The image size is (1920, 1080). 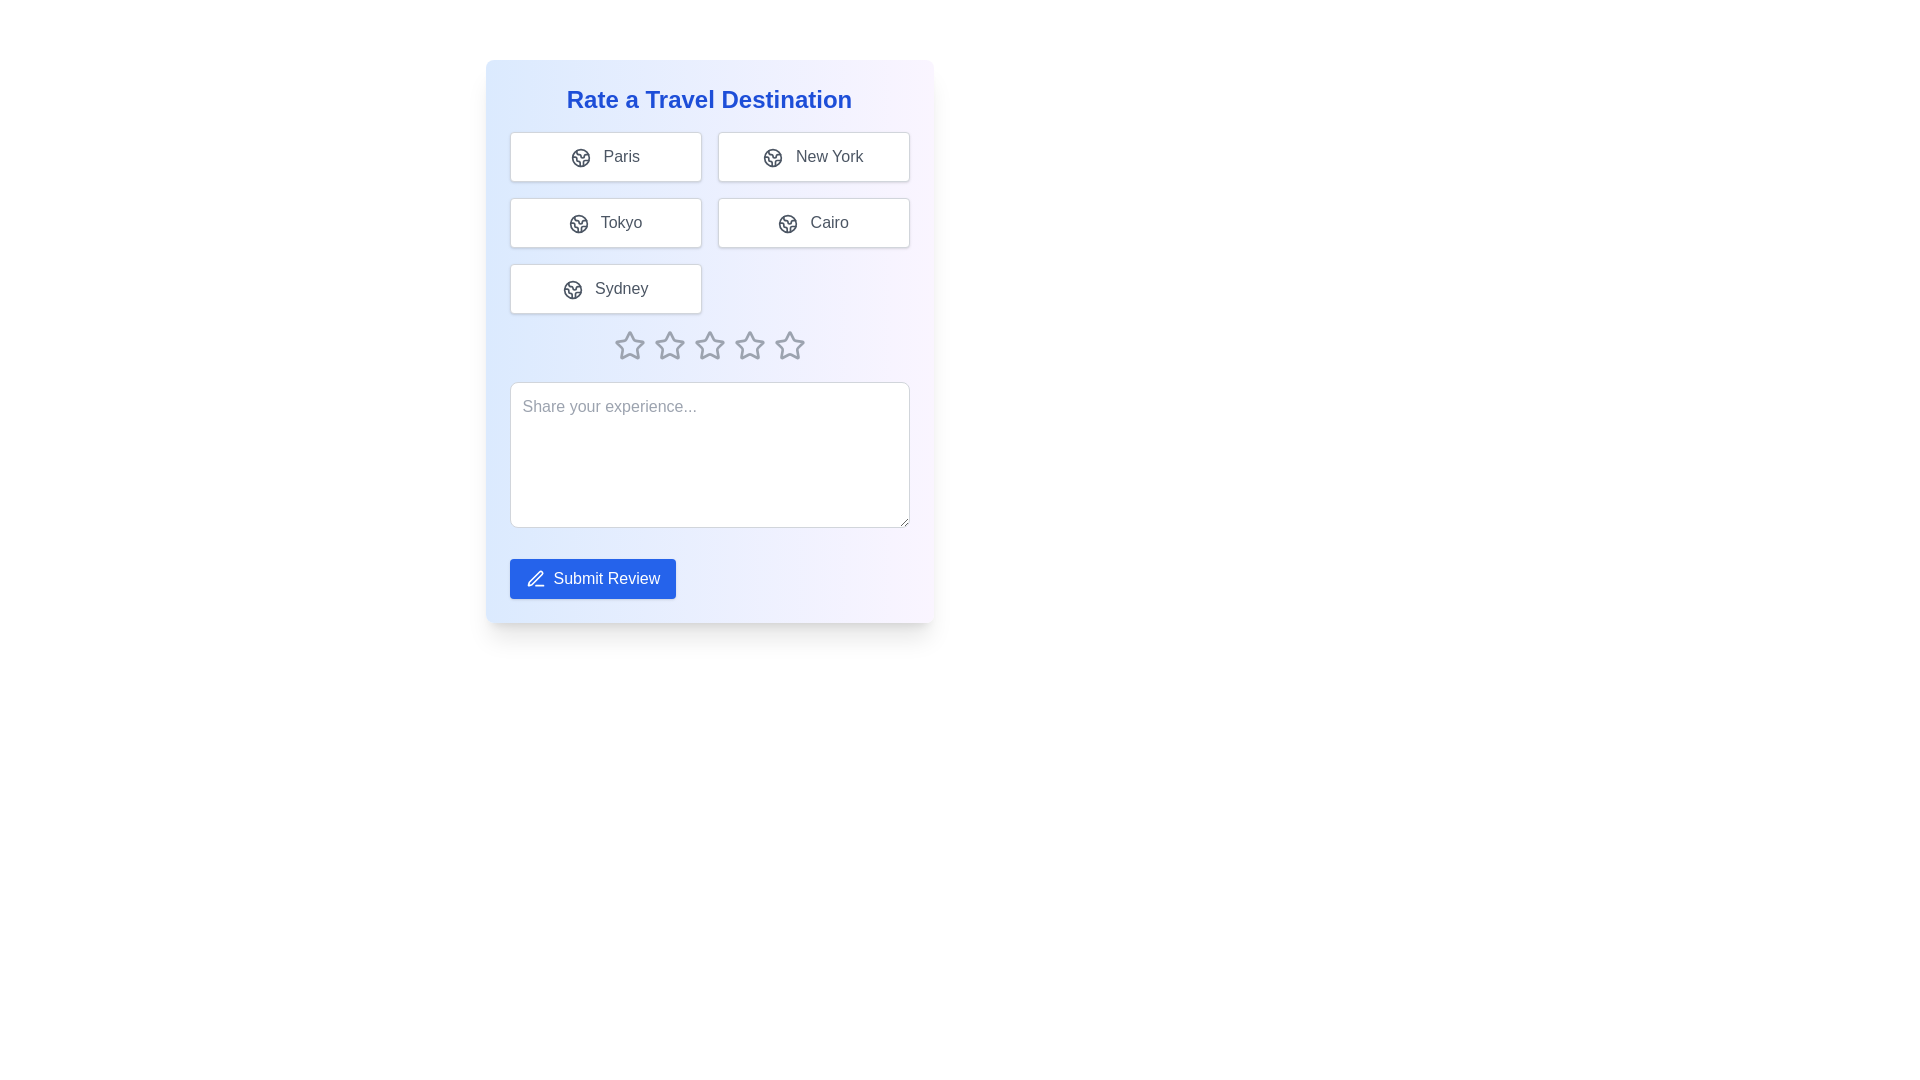 What do you see at coordinates (748, 345) in the screenshot?
I see `the fifth star in the star-shaped rating control` at bounding box center [748, 345].